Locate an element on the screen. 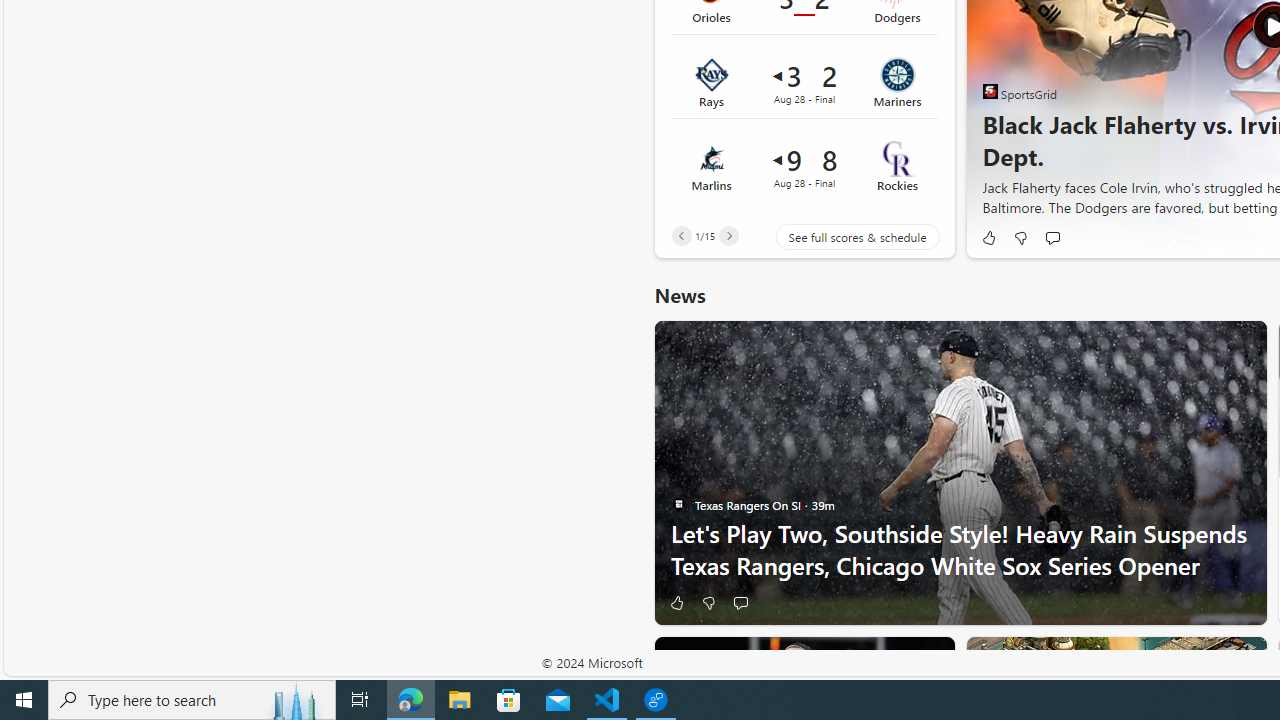  'Like' is located at coordinates (676, 601).